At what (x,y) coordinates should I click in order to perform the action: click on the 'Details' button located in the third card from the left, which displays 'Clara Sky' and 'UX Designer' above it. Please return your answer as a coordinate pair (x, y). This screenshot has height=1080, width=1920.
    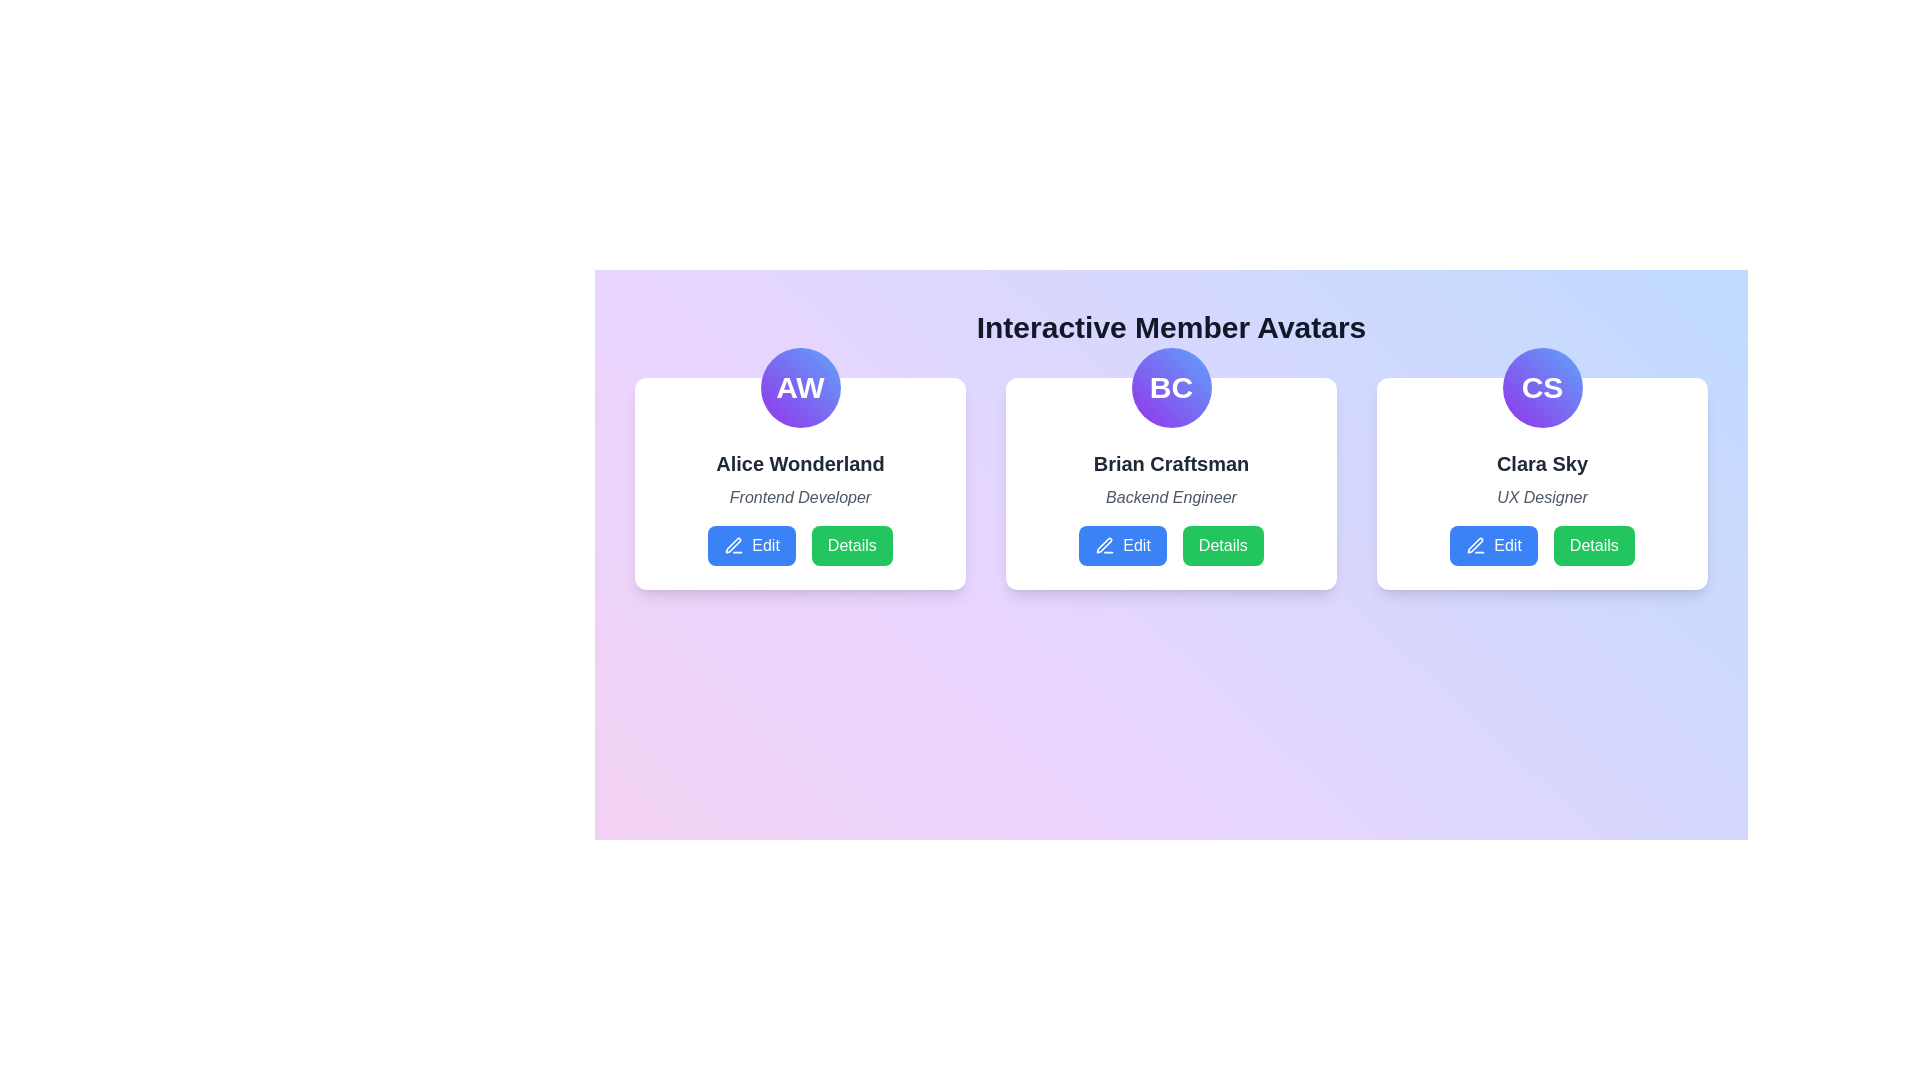
    Looking at the image, I should click on (1541, 507).